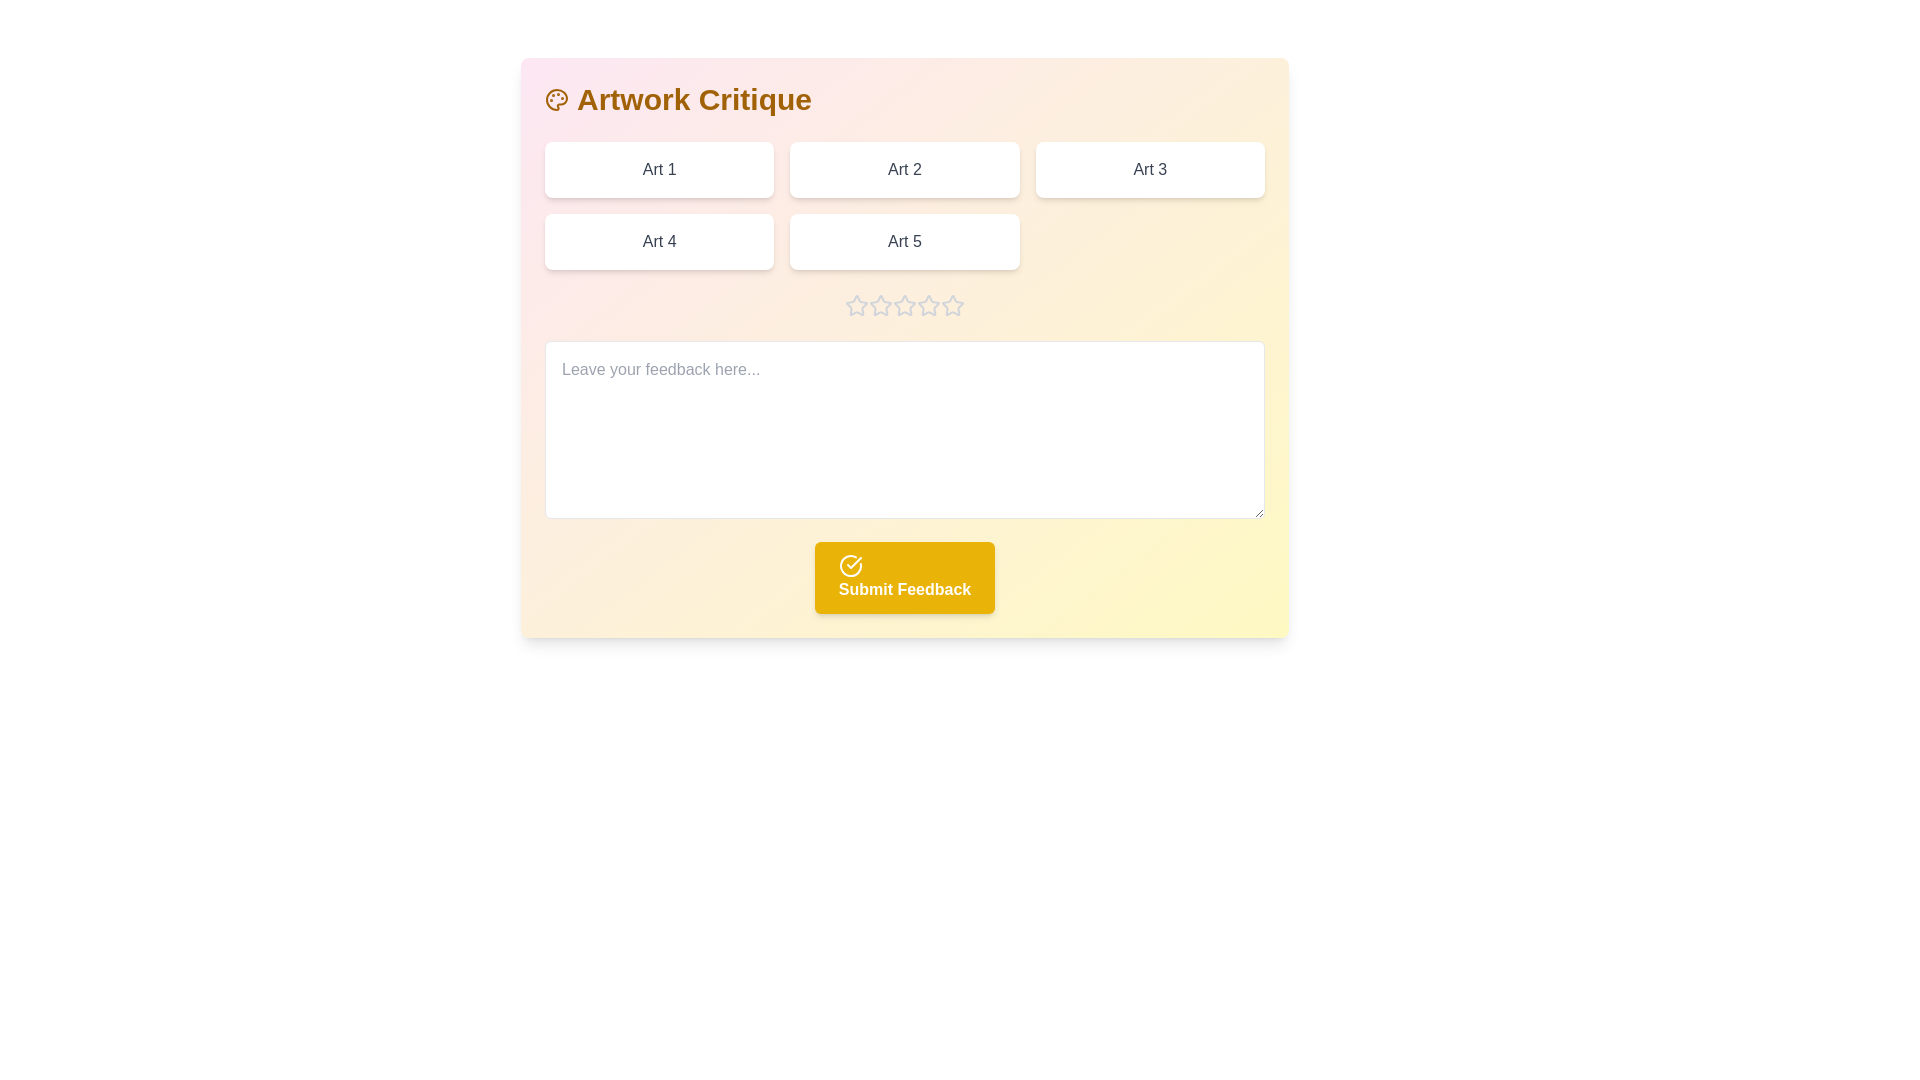 Image resolution: width=1920 pixels, height=1080 pixels. Describe the element at coordinates (880, 305) in the screenshot. I see `the rating to 2 stars by clicking on the corresponding star button` at that location.